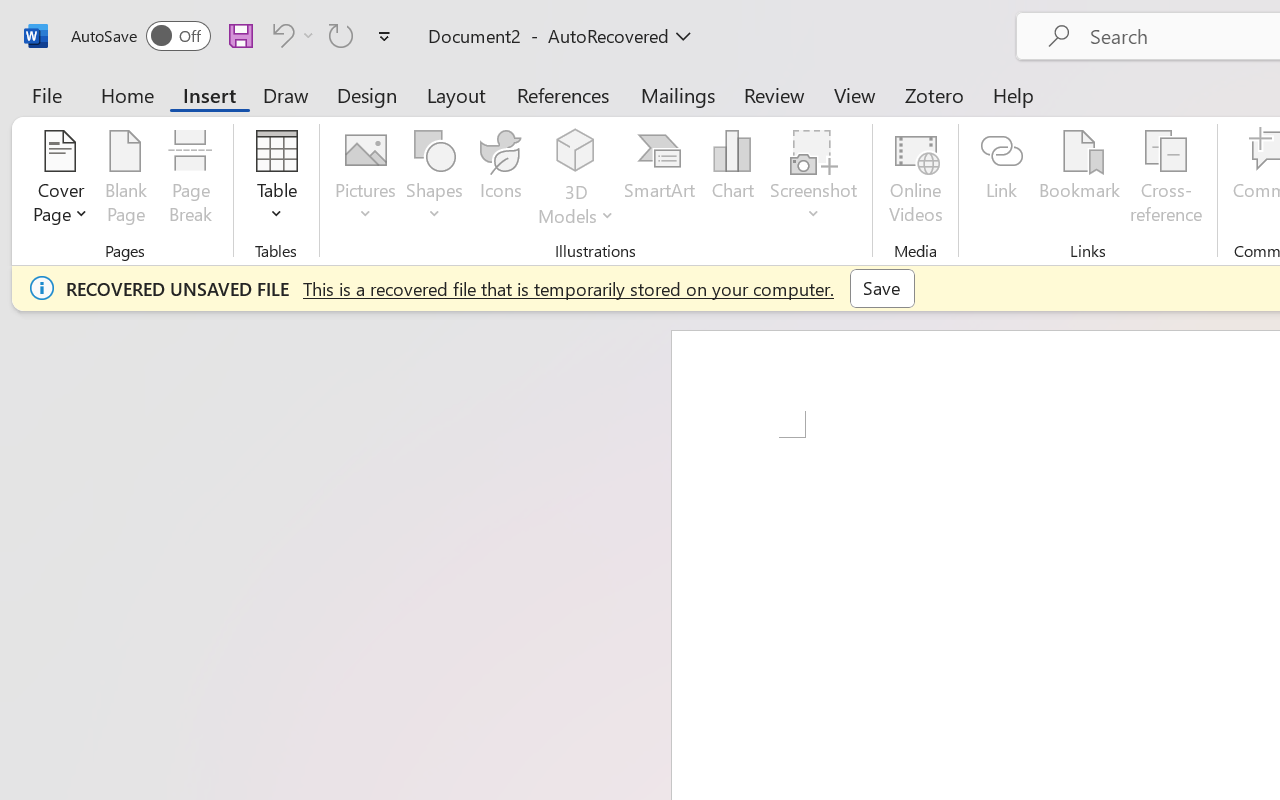 This screenshot has height=800, width=1280. What do you see at coordinates (60, 179) in the screenshot?
I see `'Cover Page'` at bounding box center [60, 179].